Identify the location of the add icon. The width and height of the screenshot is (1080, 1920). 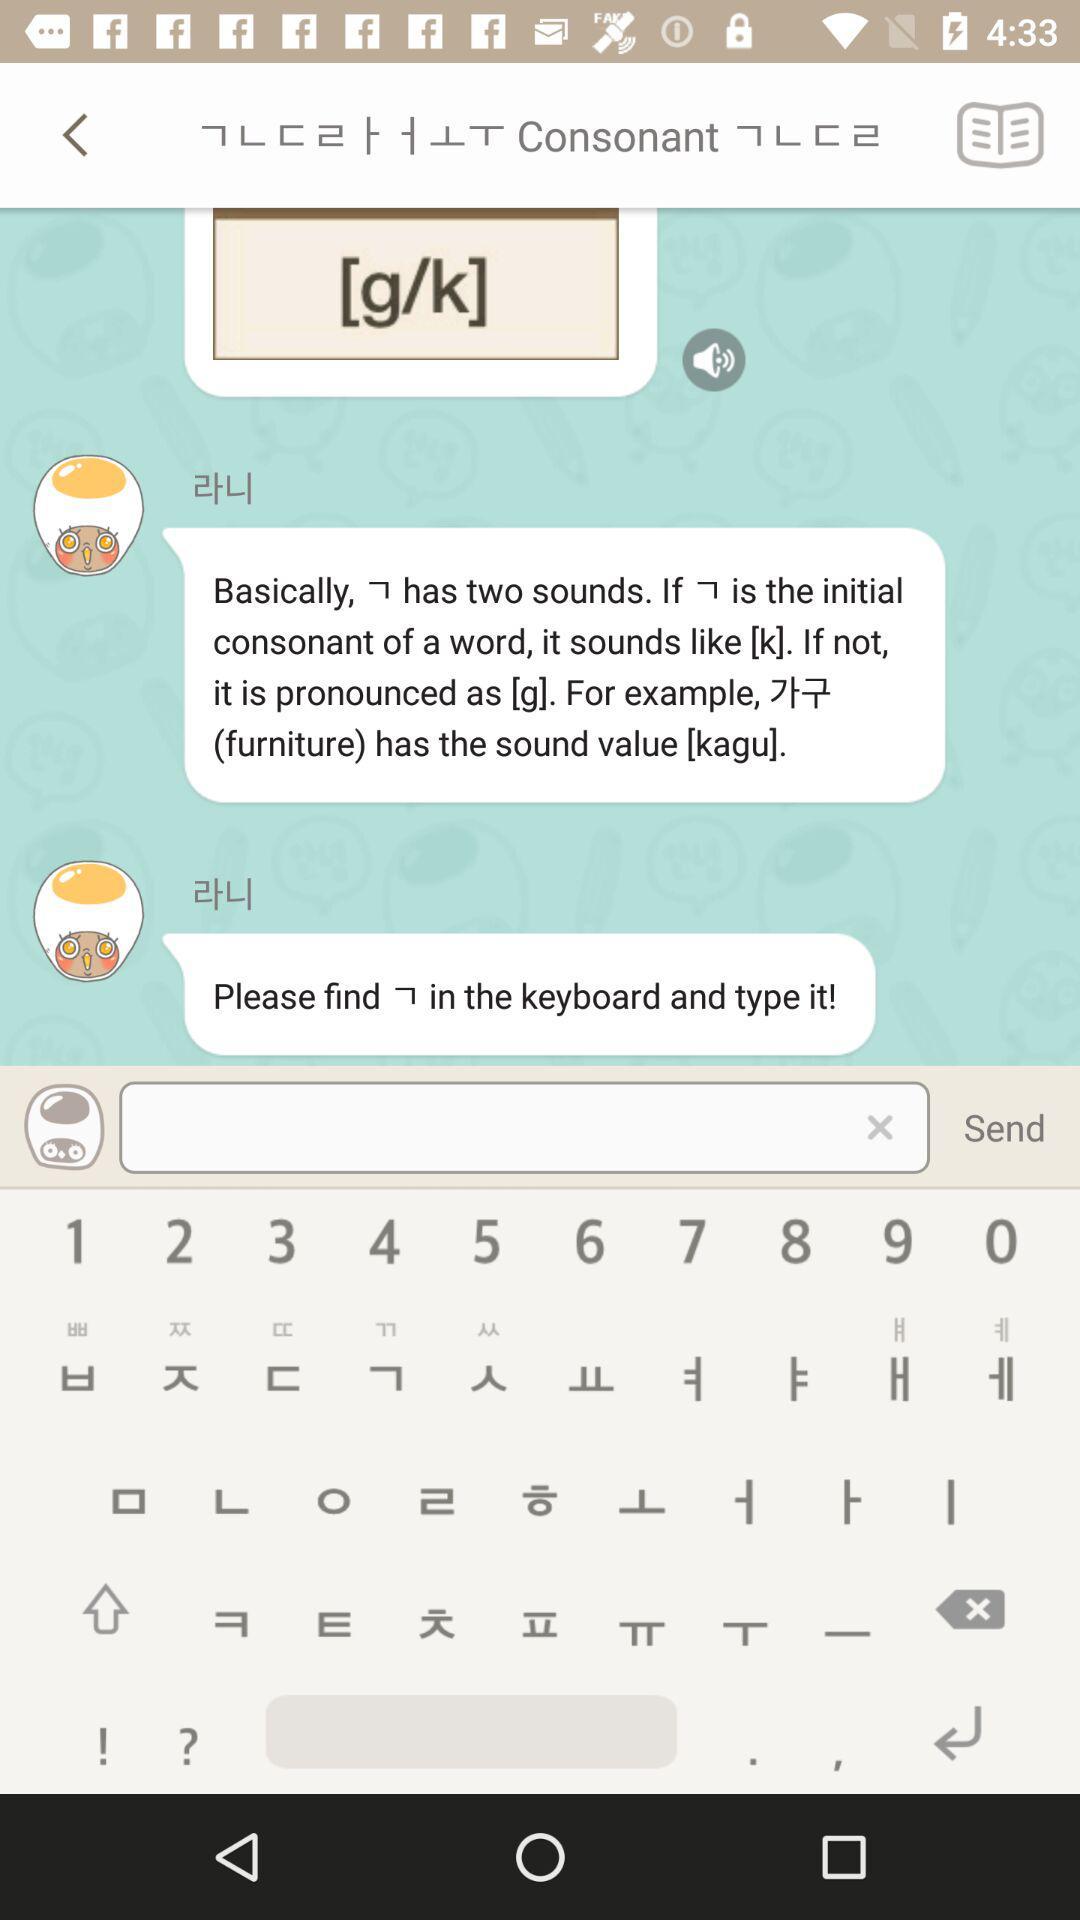
(693, 1362).